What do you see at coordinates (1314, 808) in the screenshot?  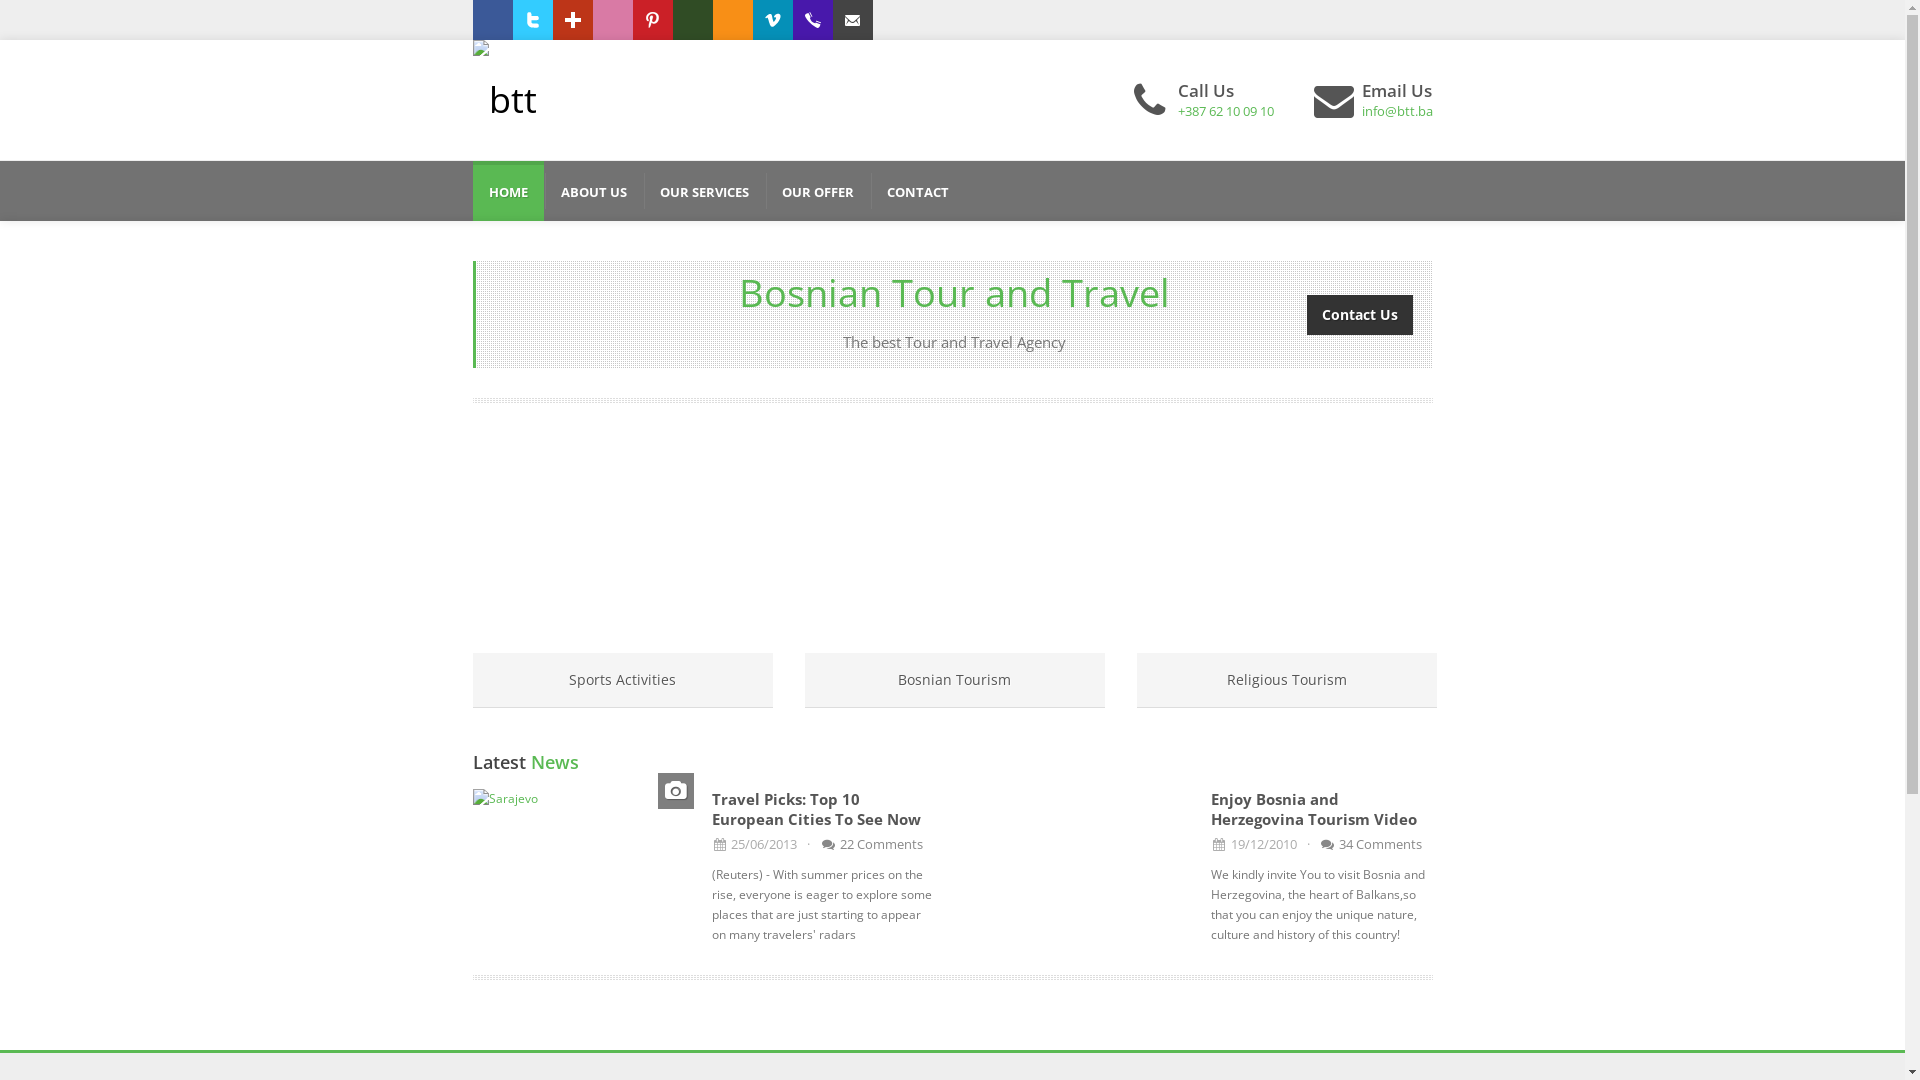 I see `'Enjoy Bosnia and Herzegovina Tourism Video'` at bounding box center [1314, 808].